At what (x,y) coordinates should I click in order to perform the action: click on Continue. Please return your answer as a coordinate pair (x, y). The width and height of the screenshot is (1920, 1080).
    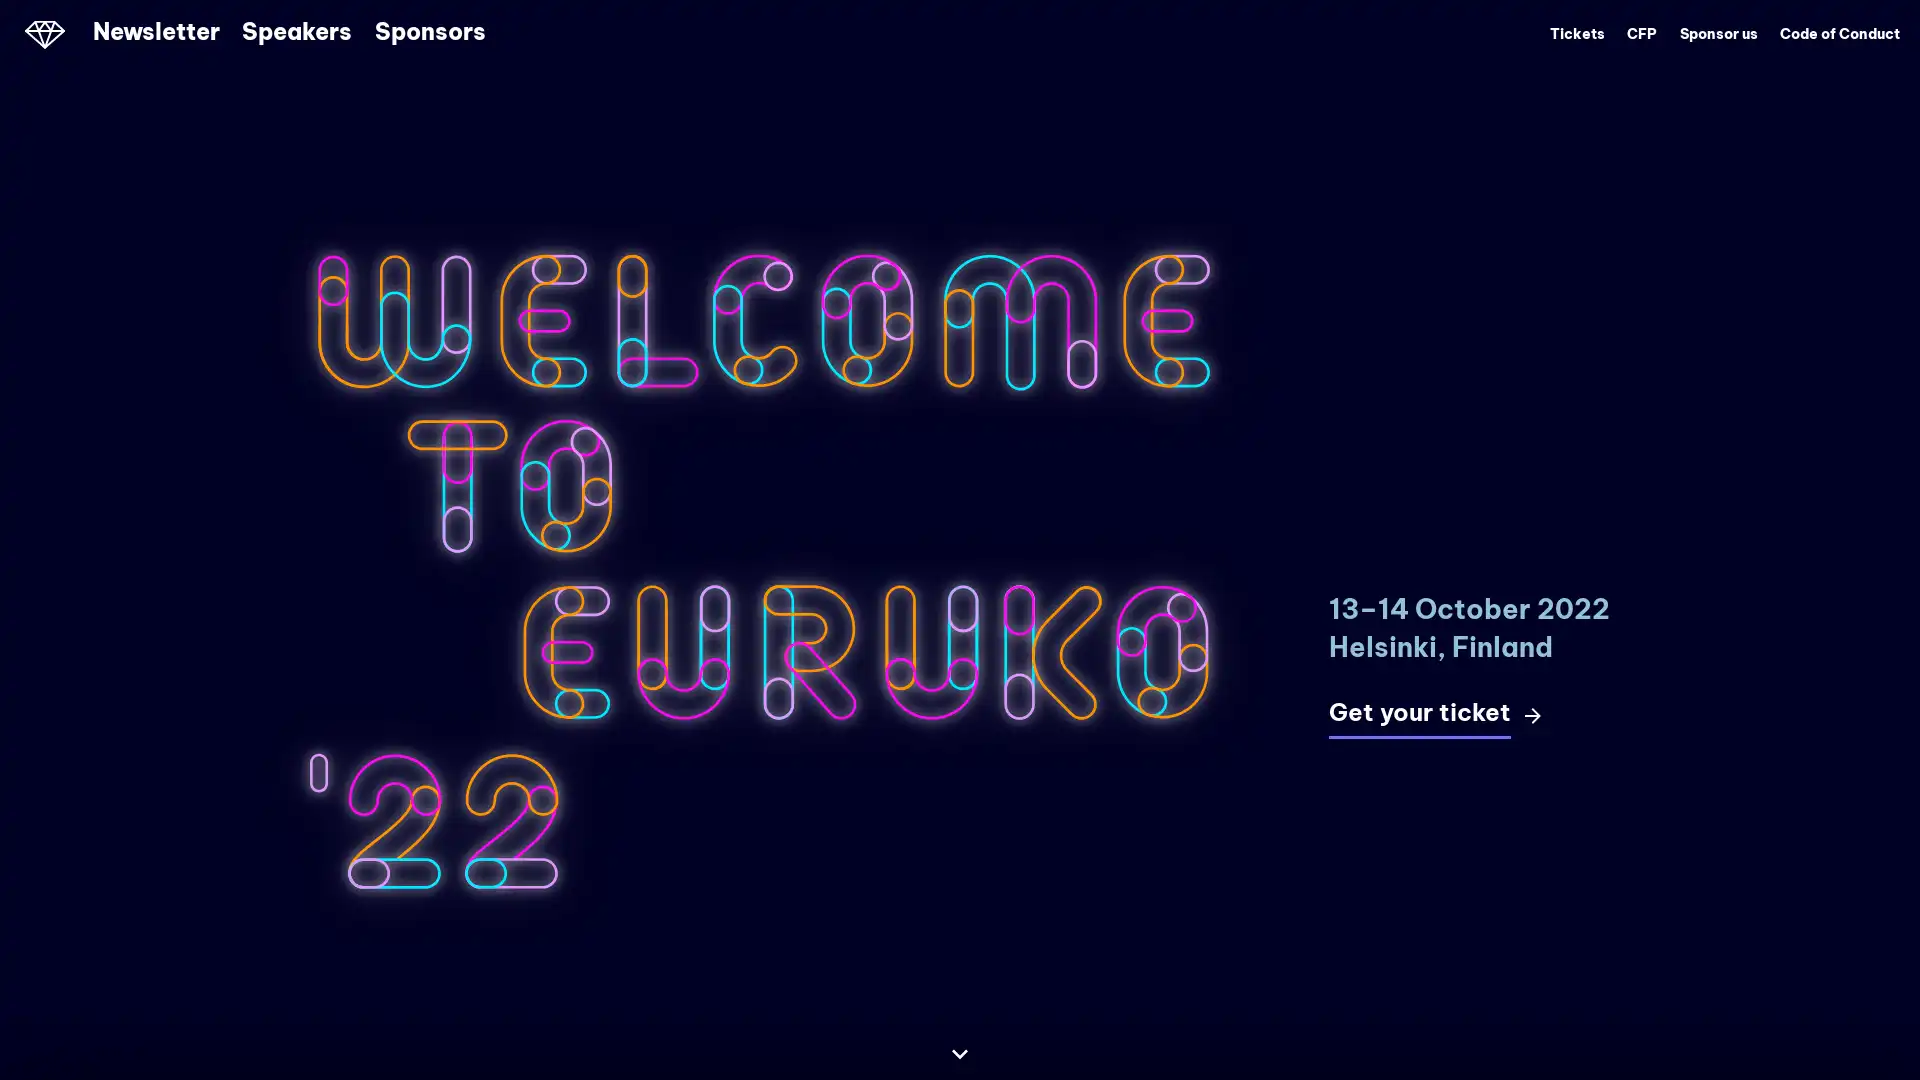
    Looking at the image, I should click on (960, 1052).